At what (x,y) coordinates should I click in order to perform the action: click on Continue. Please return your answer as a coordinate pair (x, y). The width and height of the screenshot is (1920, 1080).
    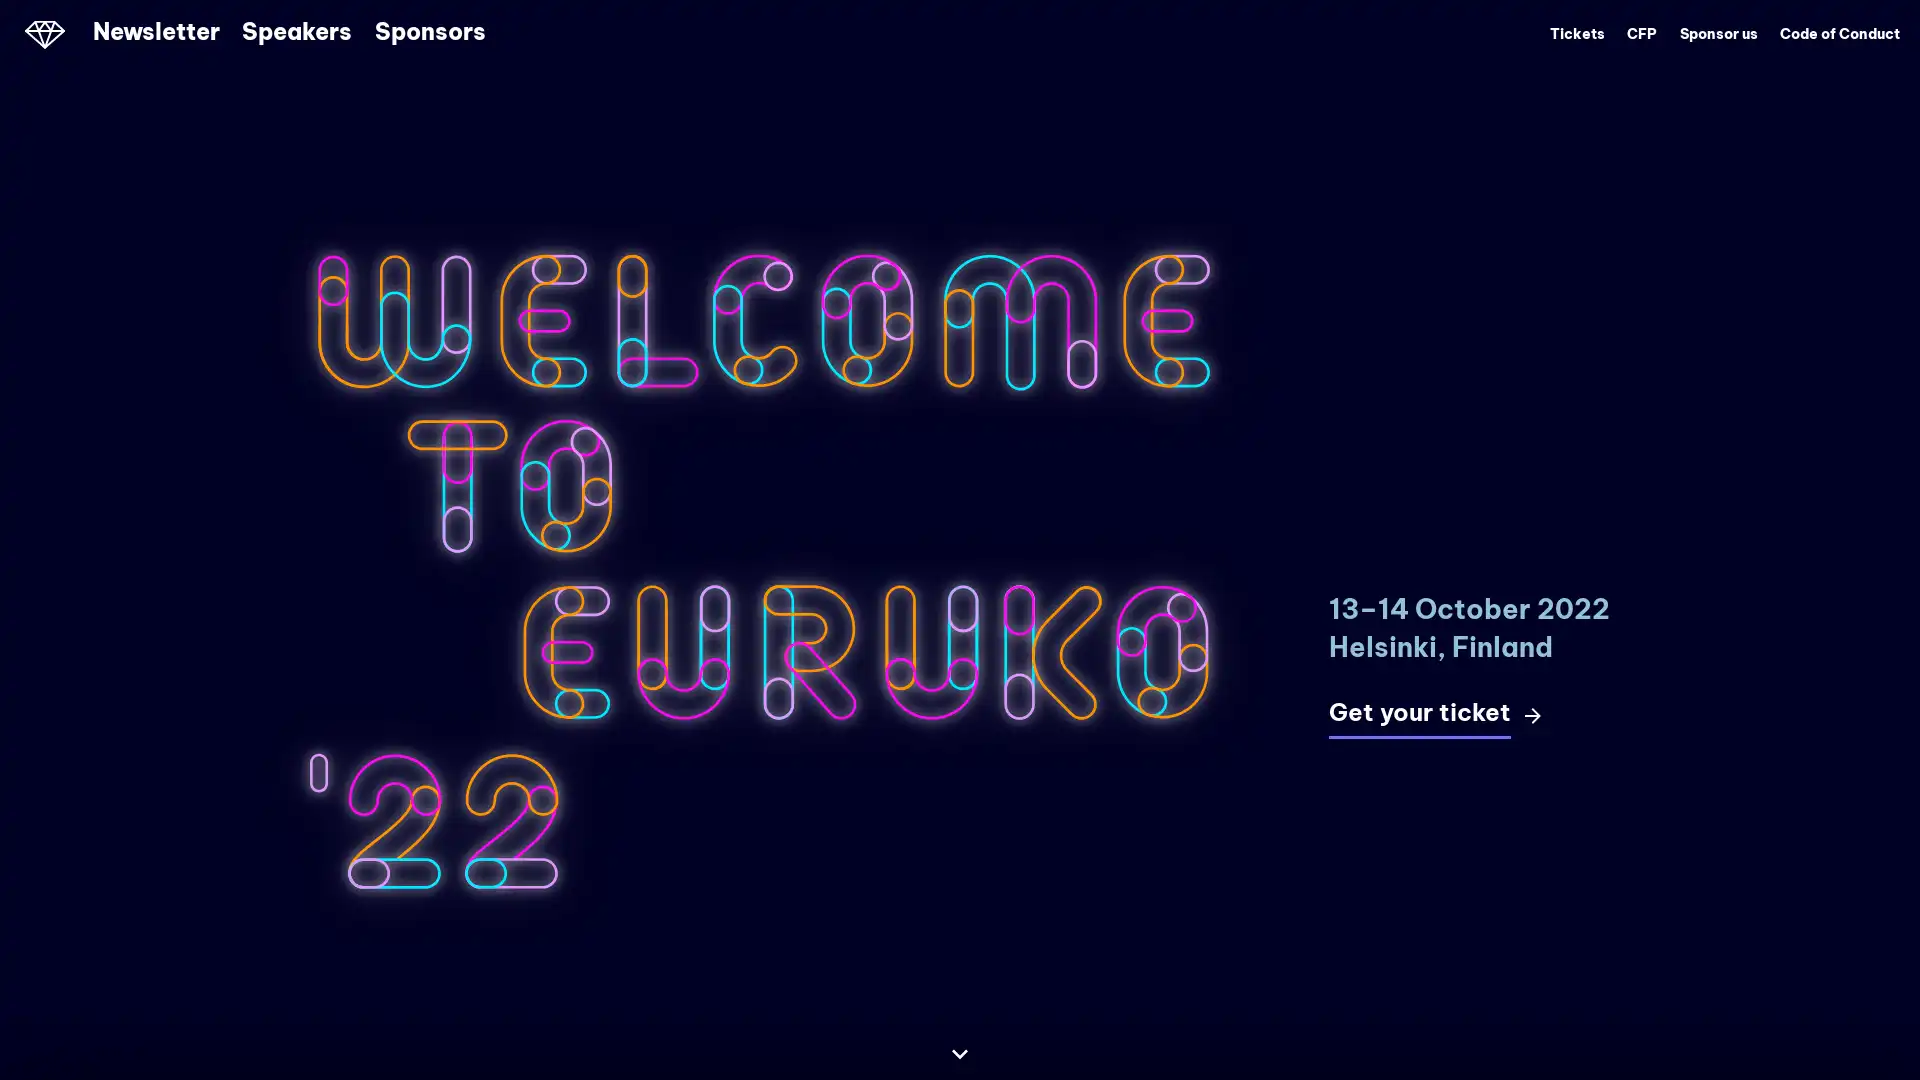
    Looking at the image, I should click on (960, 1052).